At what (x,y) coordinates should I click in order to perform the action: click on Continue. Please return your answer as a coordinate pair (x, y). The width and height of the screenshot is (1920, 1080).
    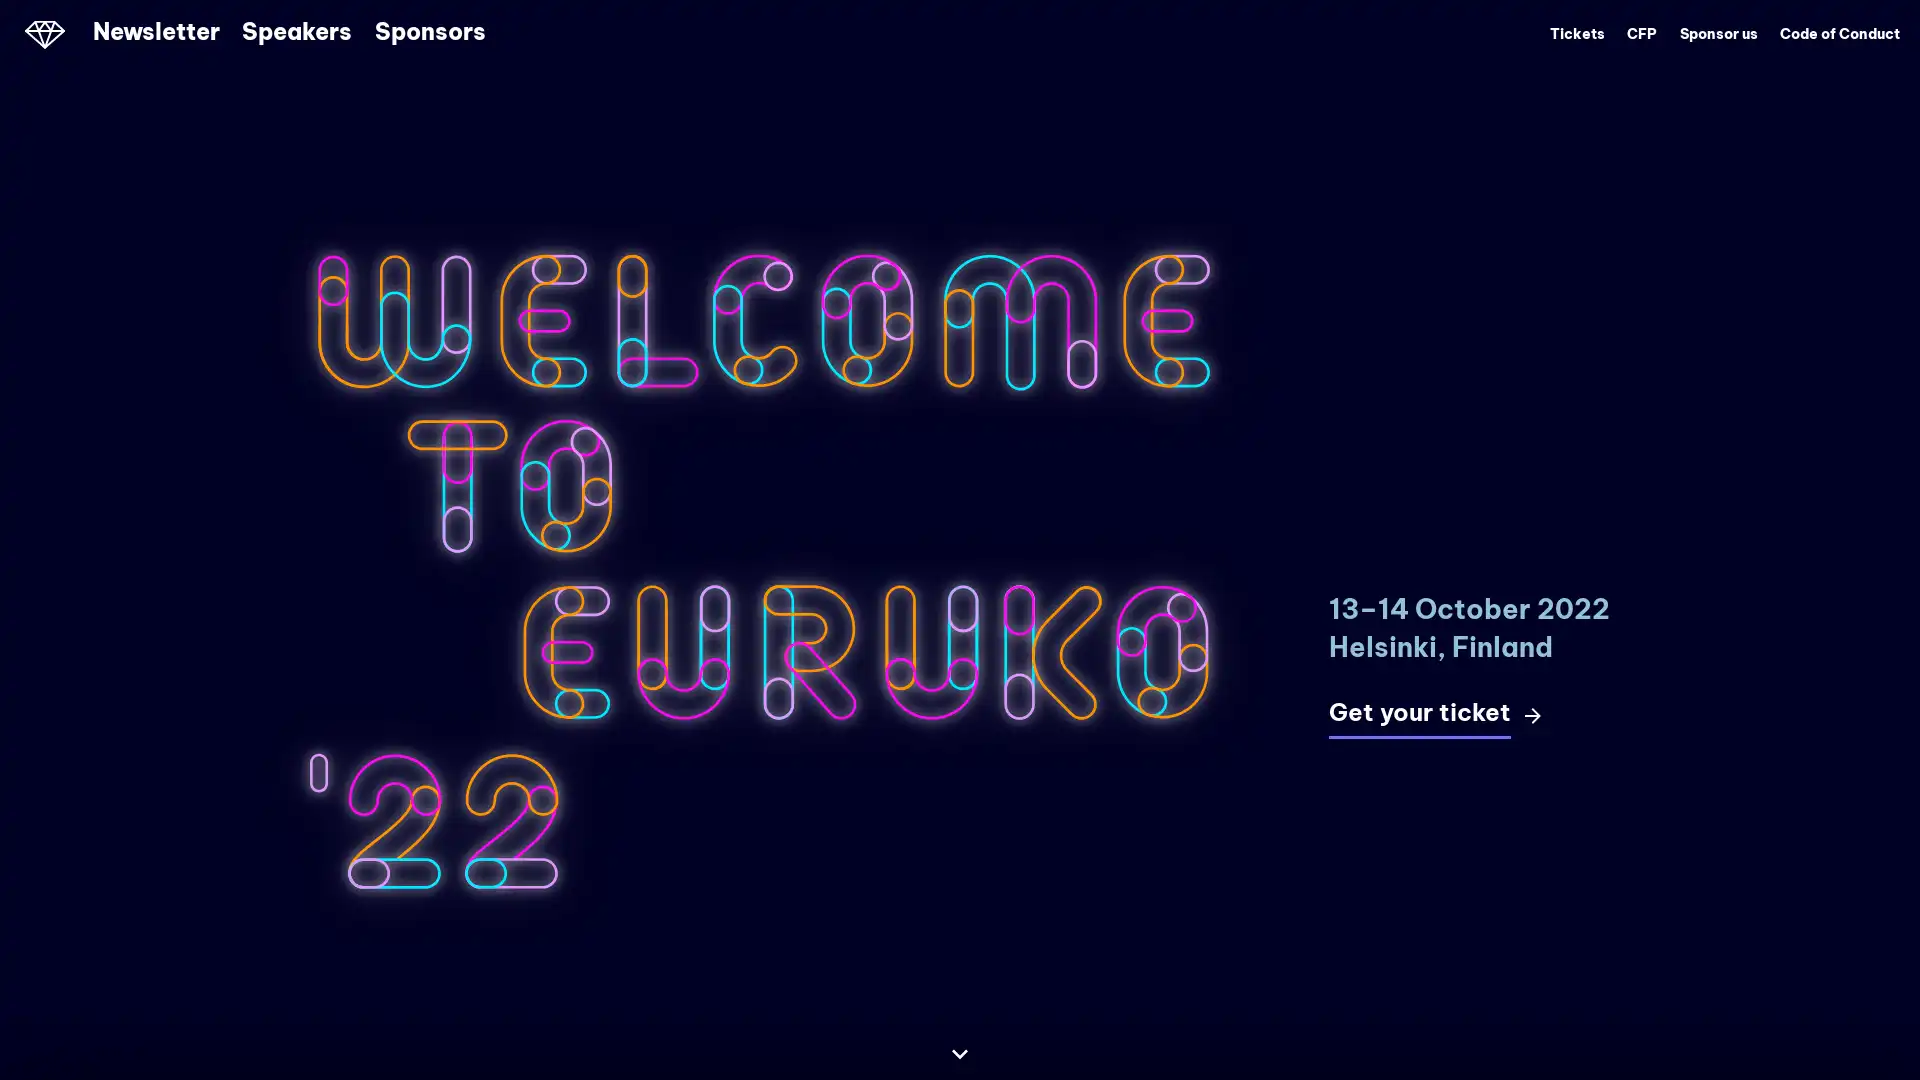
    Looking at the image, I should click on (960, 1052).